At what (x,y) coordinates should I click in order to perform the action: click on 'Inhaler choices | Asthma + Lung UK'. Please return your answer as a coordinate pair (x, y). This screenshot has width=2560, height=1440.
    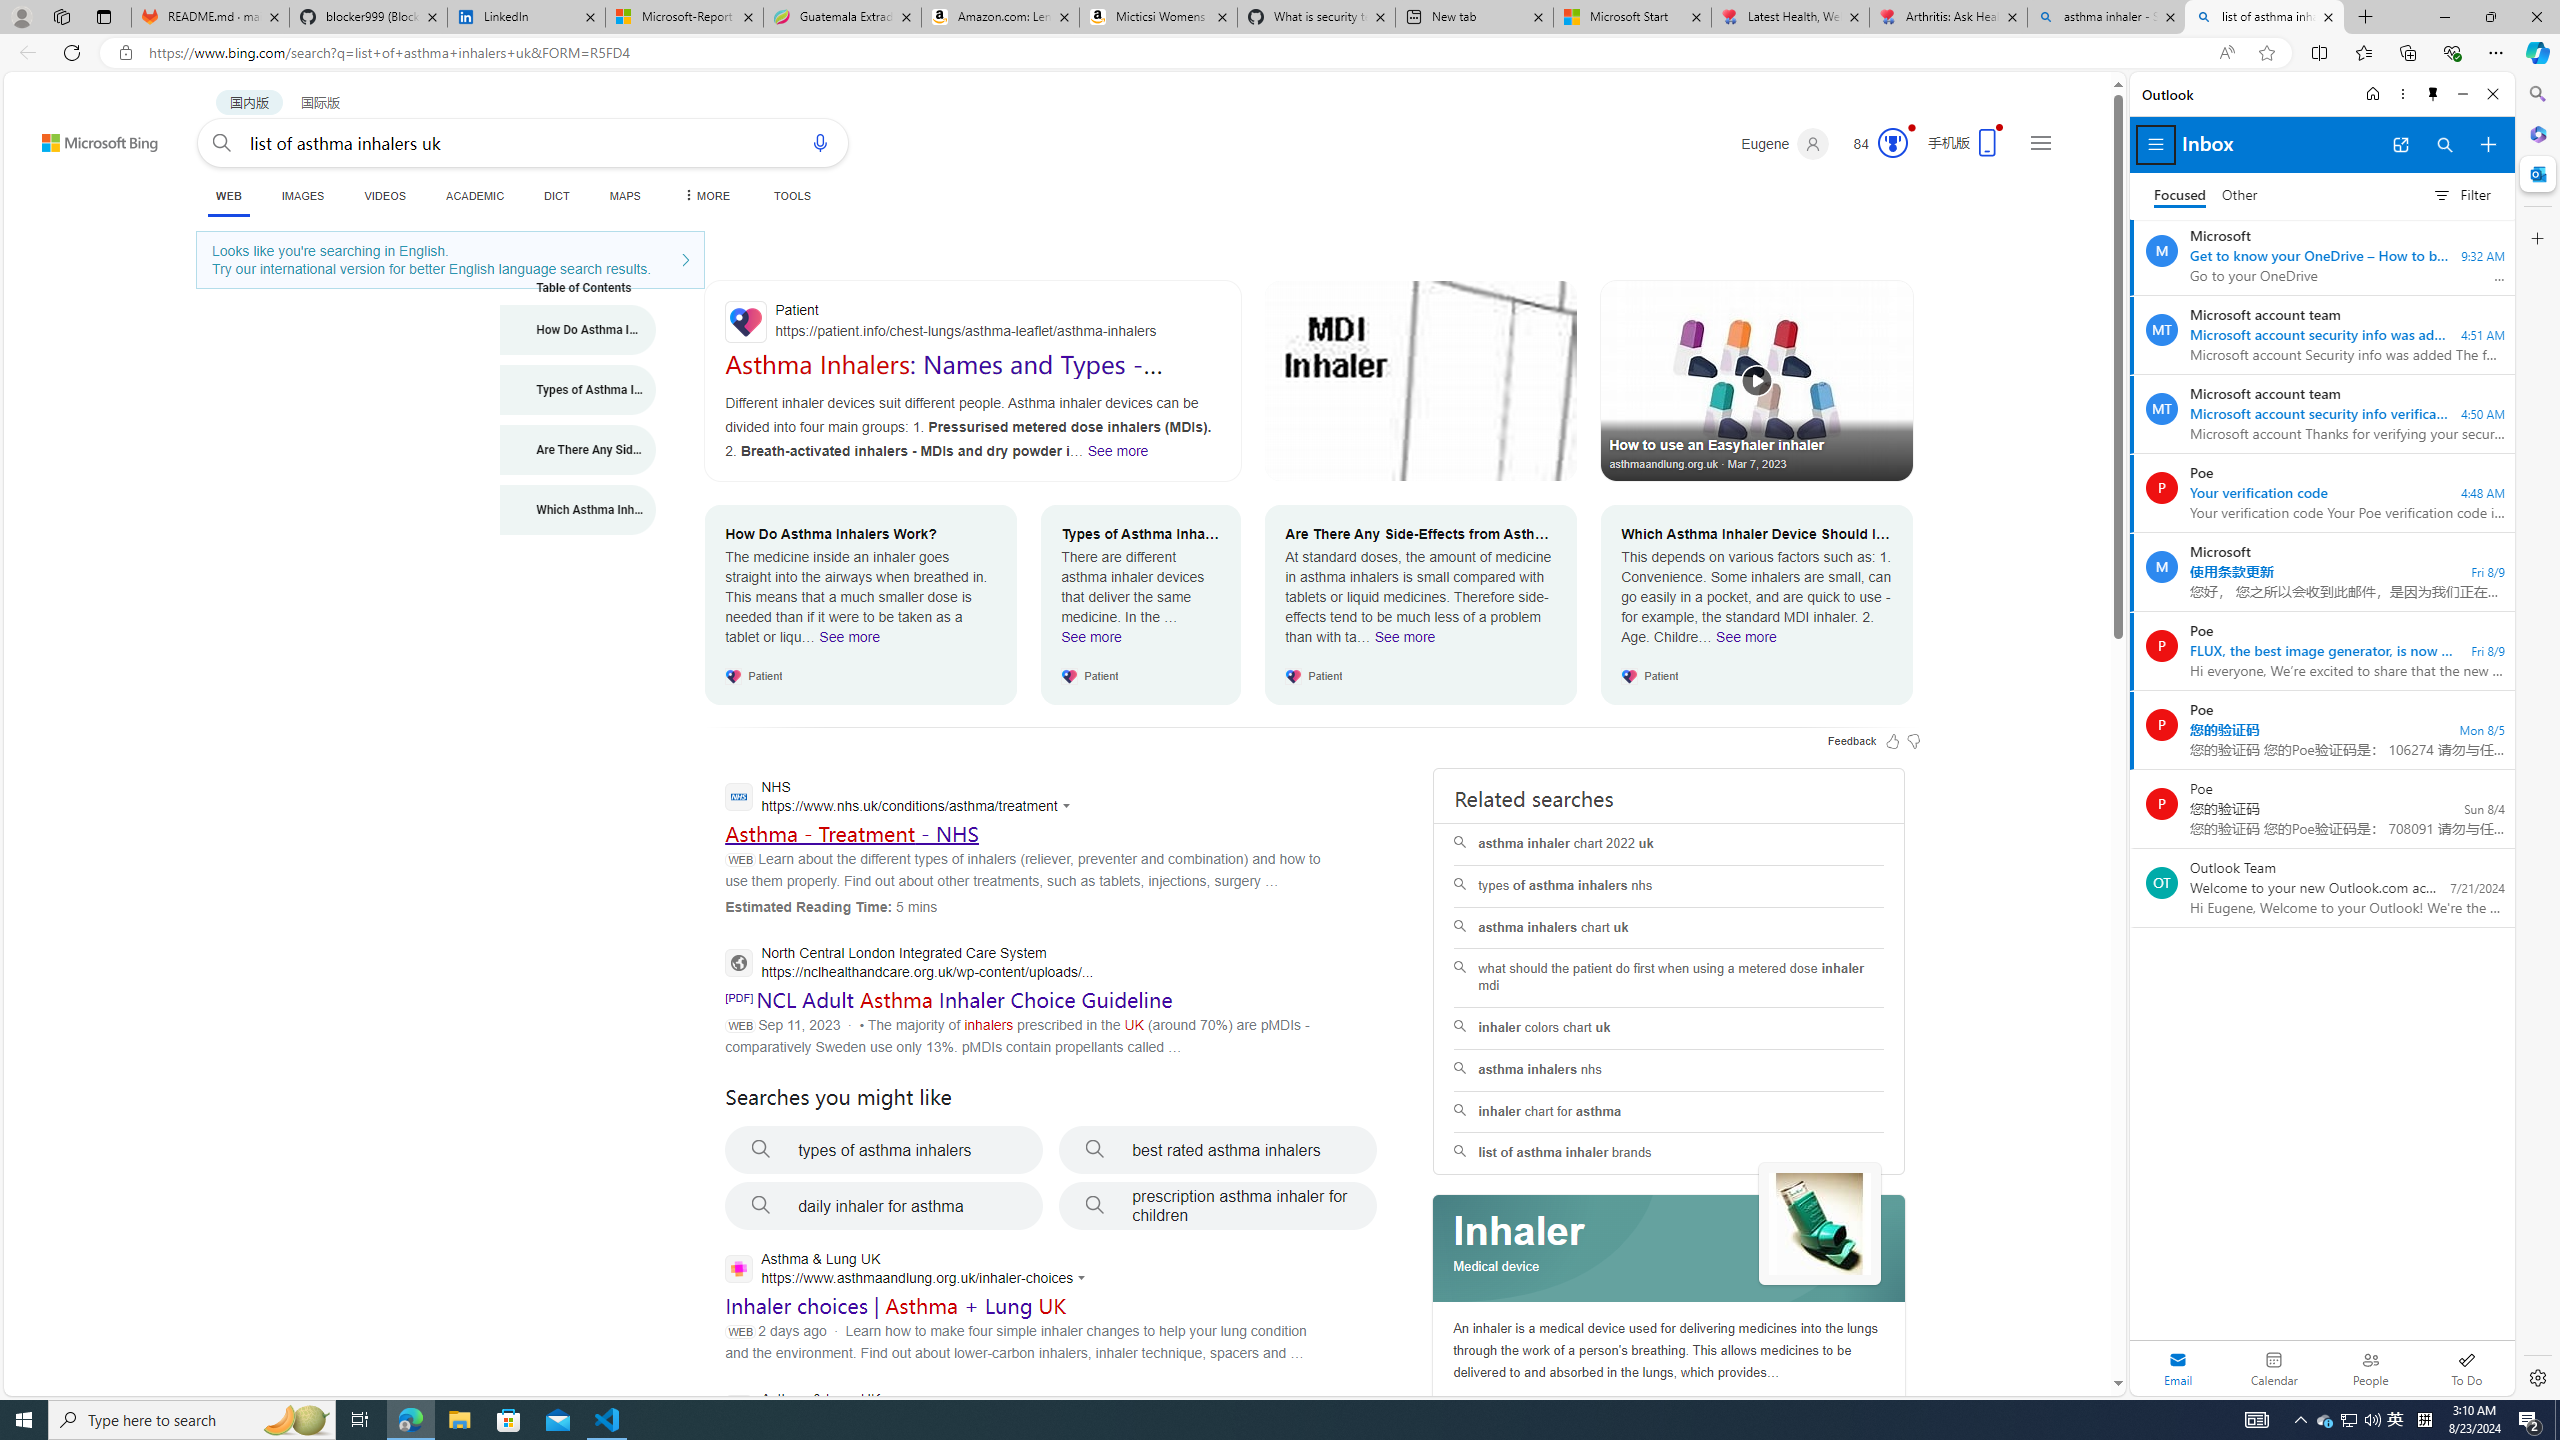
    Looking at the image, I should click on (896, 1305).